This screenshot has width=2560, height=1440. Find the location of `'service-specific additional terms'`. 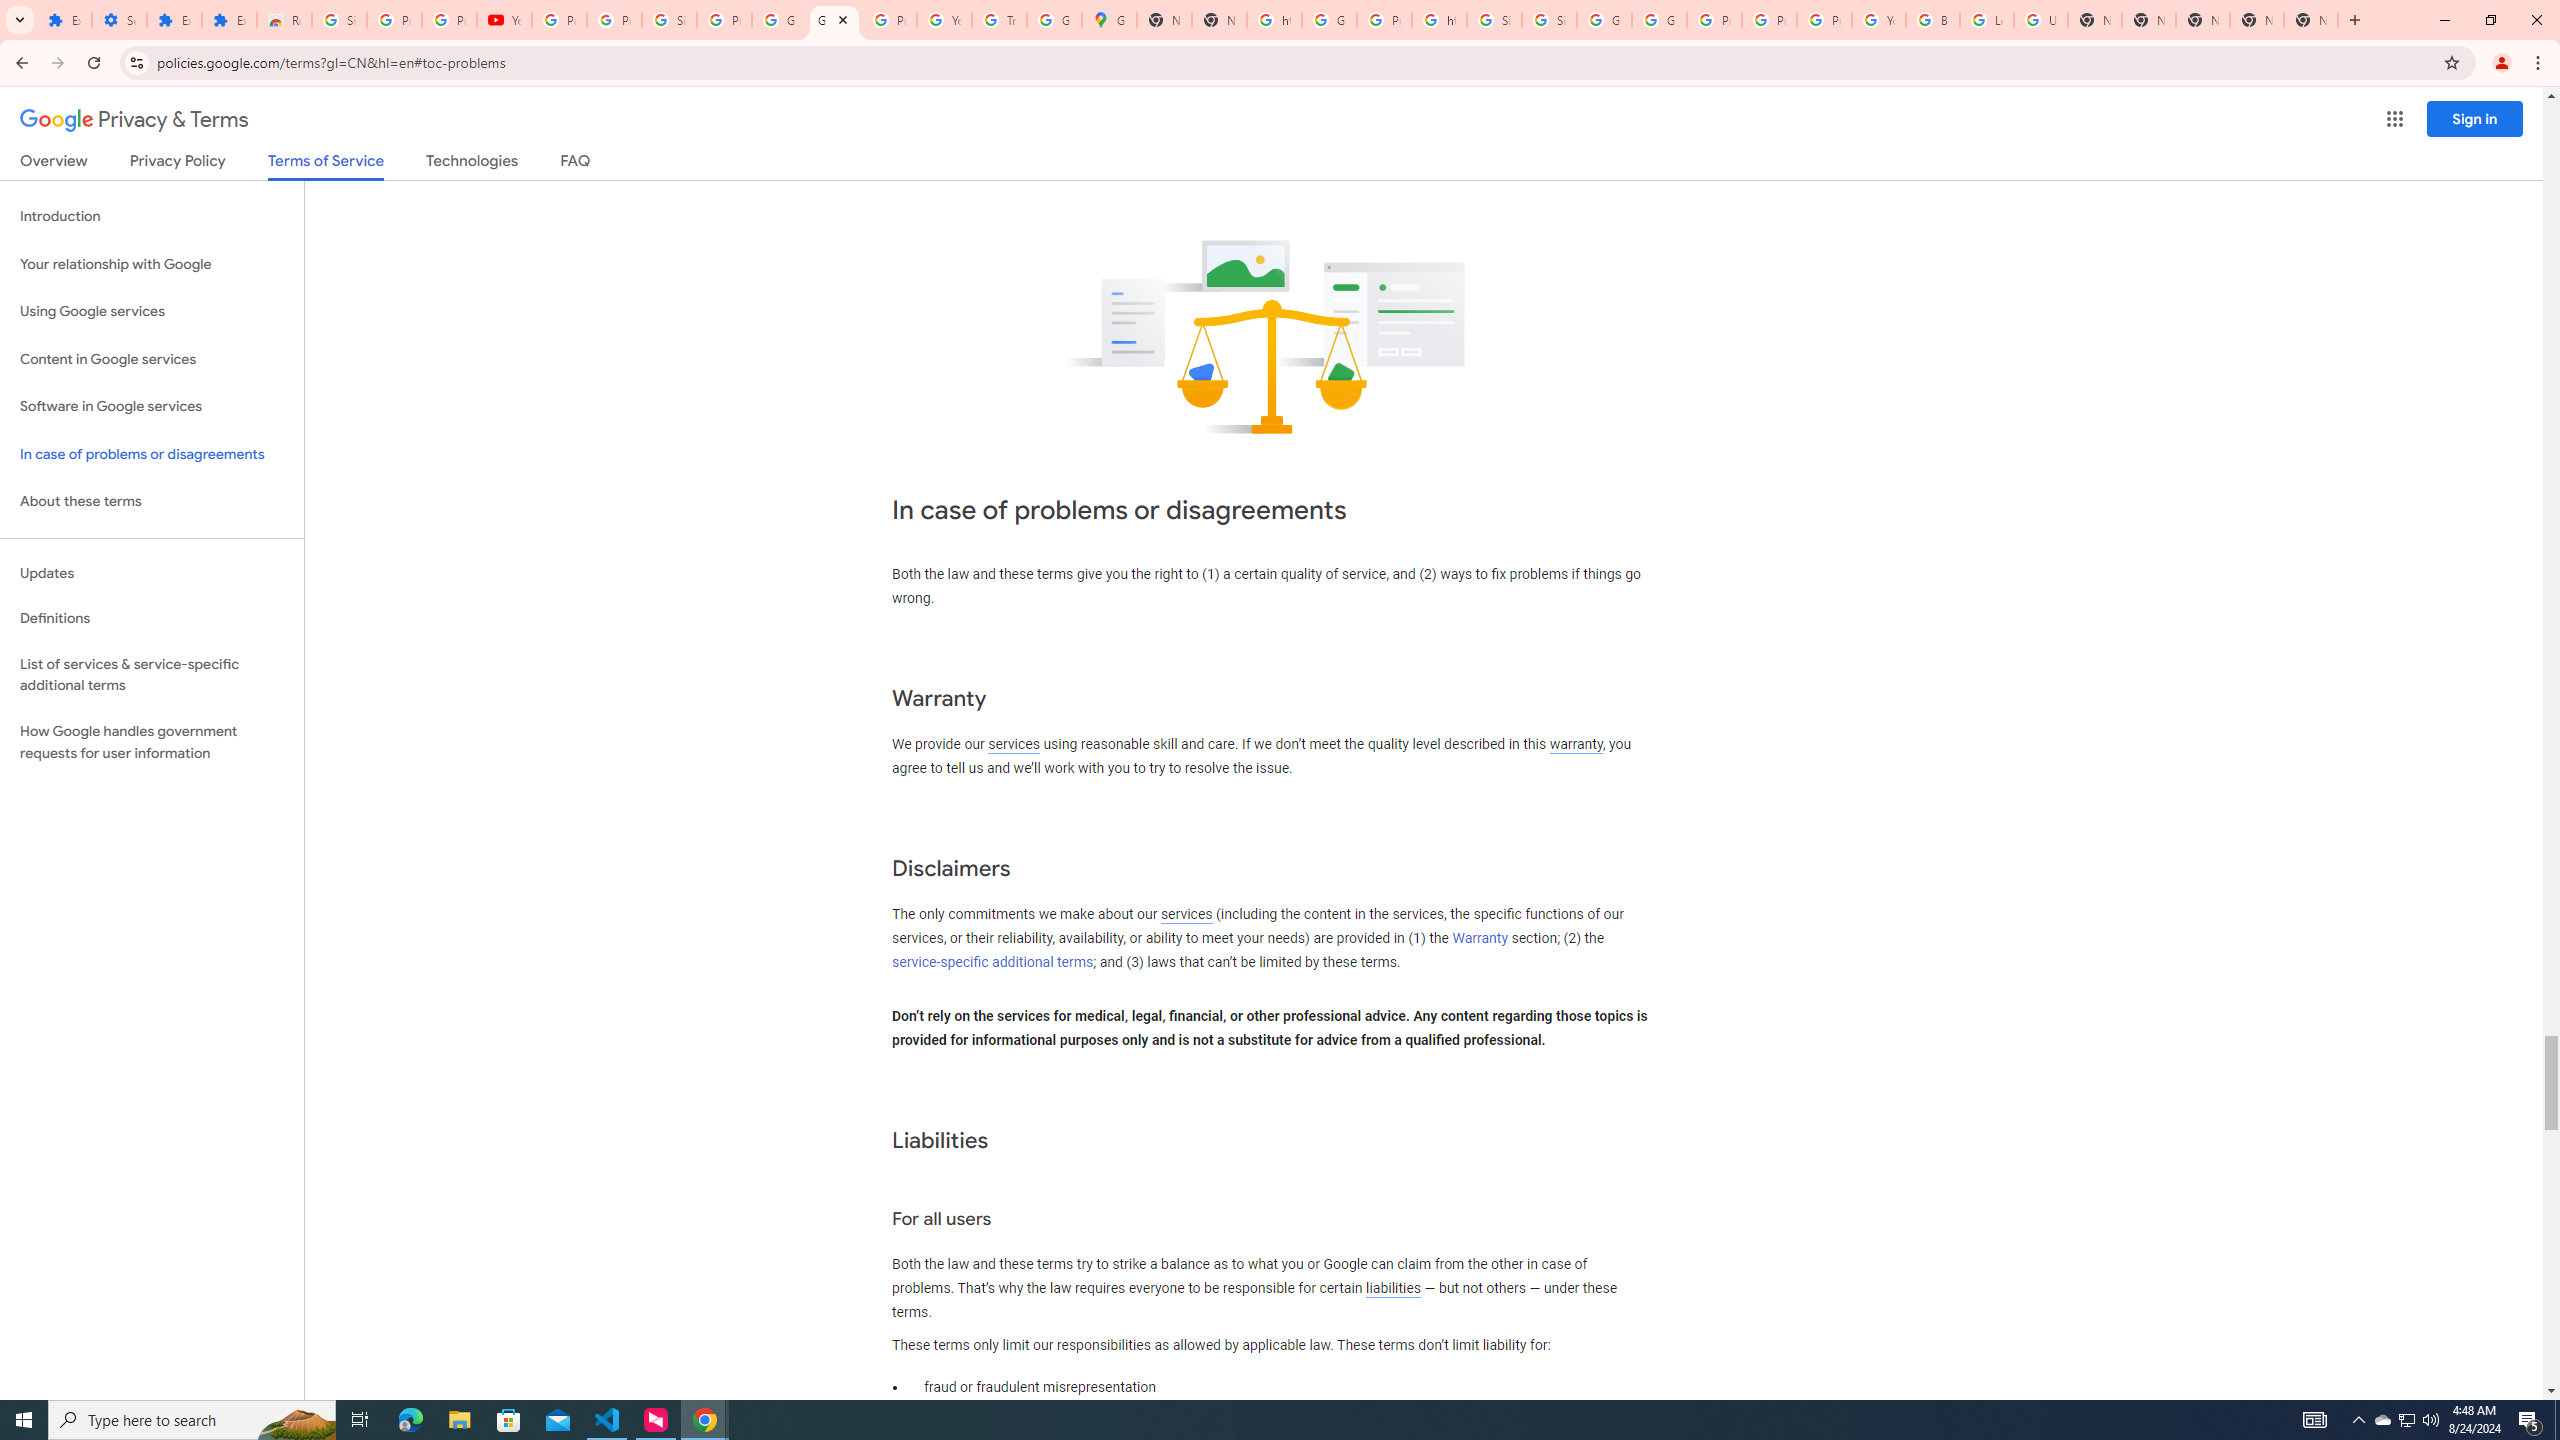

'service-specific additional terms' is located at coordinates (991, 961).